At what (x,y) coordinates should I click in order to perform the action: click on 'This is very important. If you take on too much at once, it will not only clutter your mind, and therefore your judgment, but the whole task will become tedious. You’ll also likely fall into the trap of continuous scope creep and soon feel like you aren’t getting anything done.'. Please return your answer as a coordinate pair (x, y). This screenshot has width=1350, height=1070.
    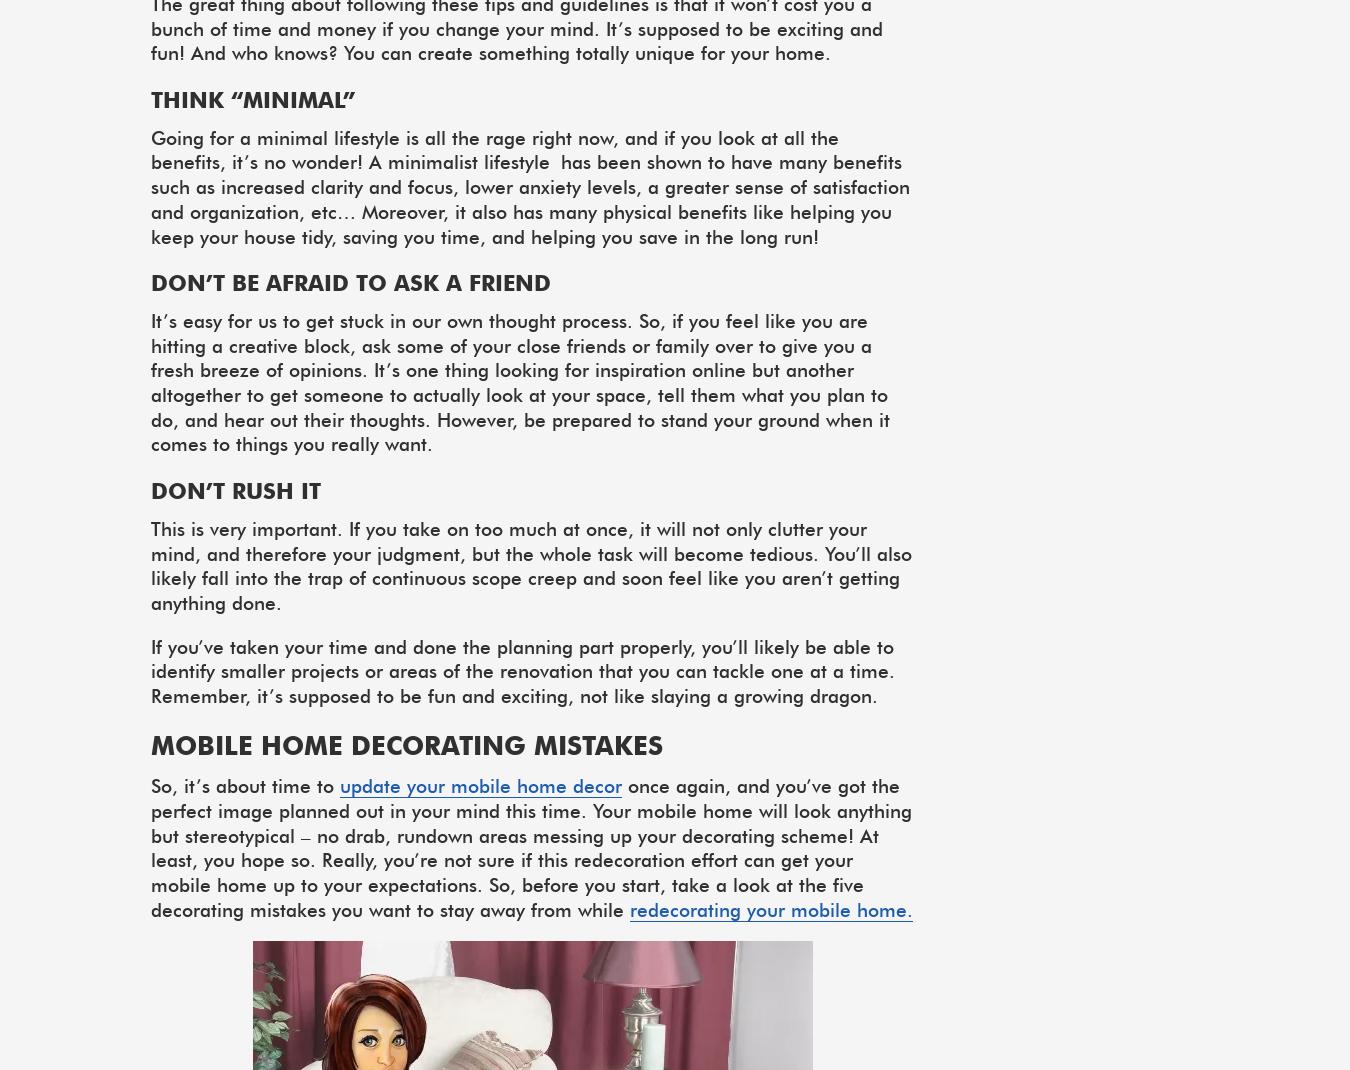
    Looking at the image, I should click on (530, 563).